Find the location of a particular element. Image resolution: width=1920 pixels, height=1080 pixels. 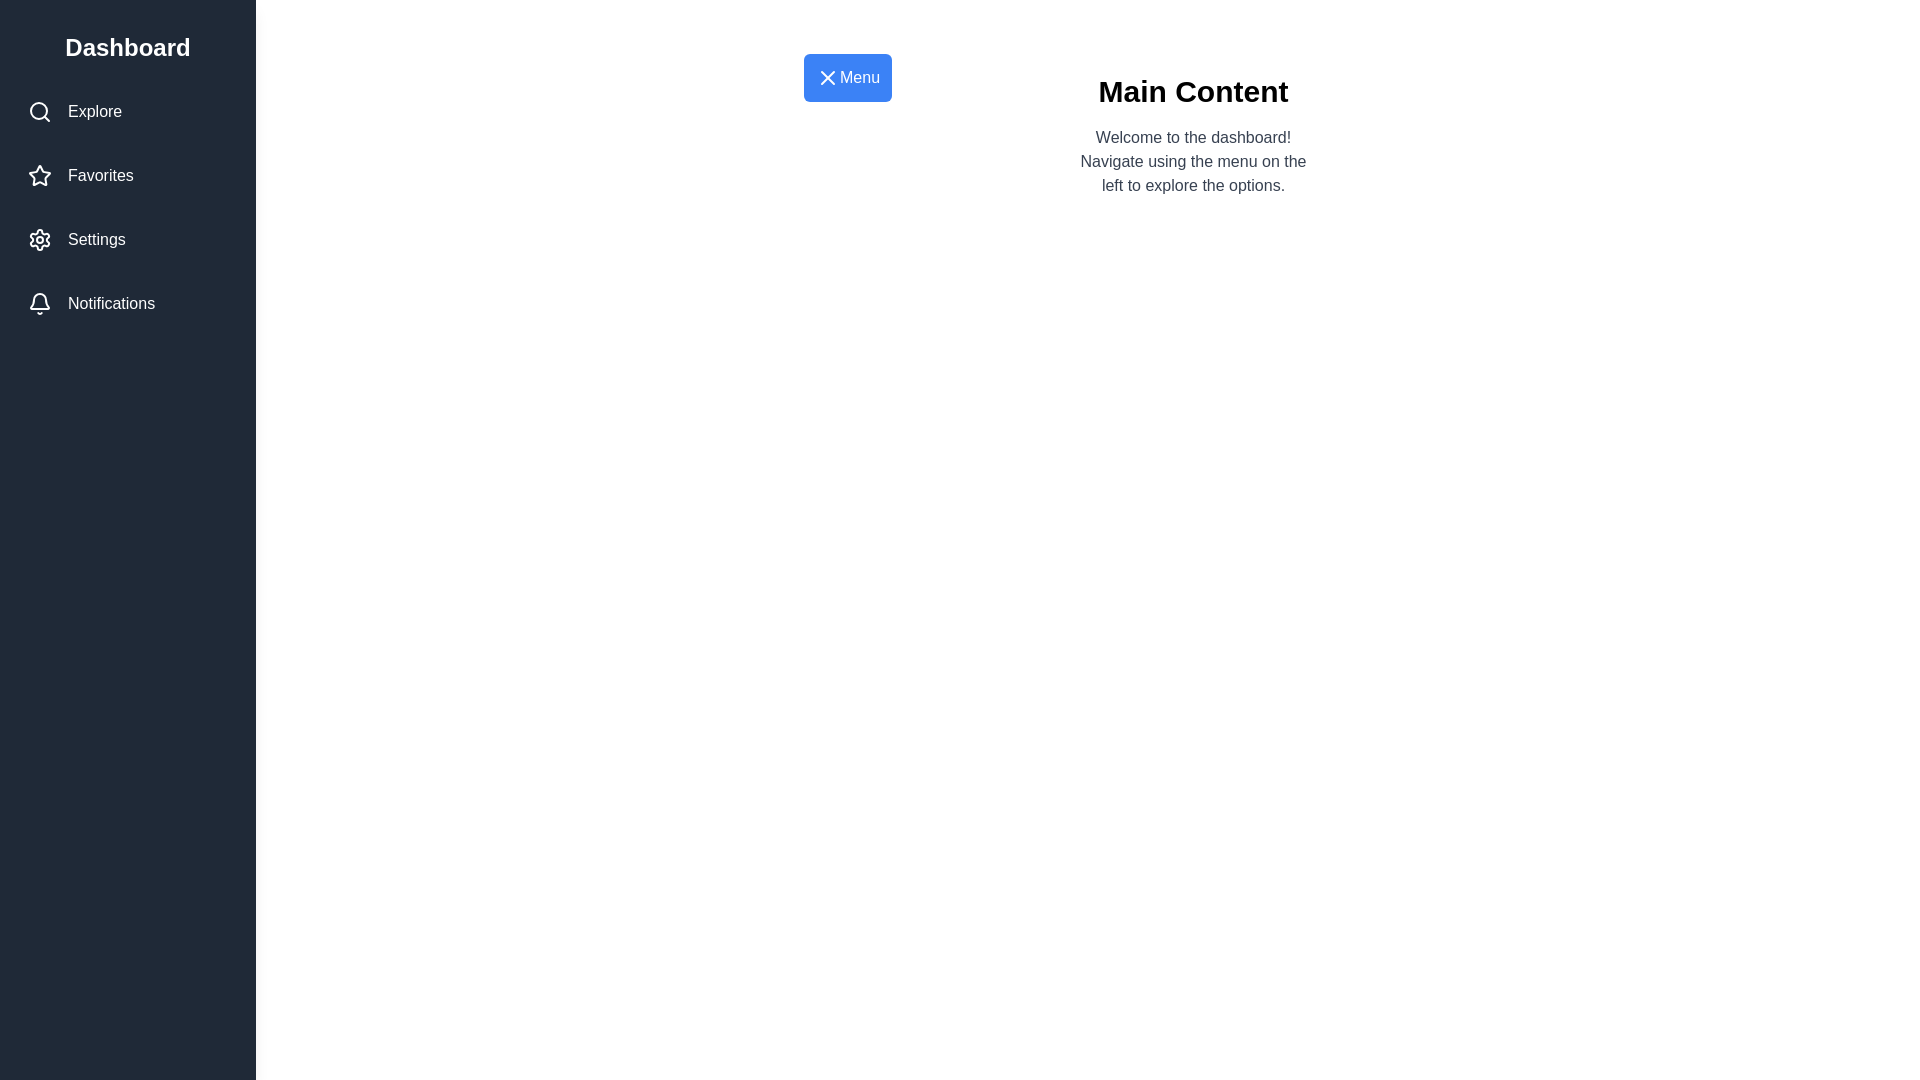

the notification icon located at the bottom of the sidebar navigation panel, beneath the 'Settings' button, to check for new alerts is located at coordinates (39, 301).